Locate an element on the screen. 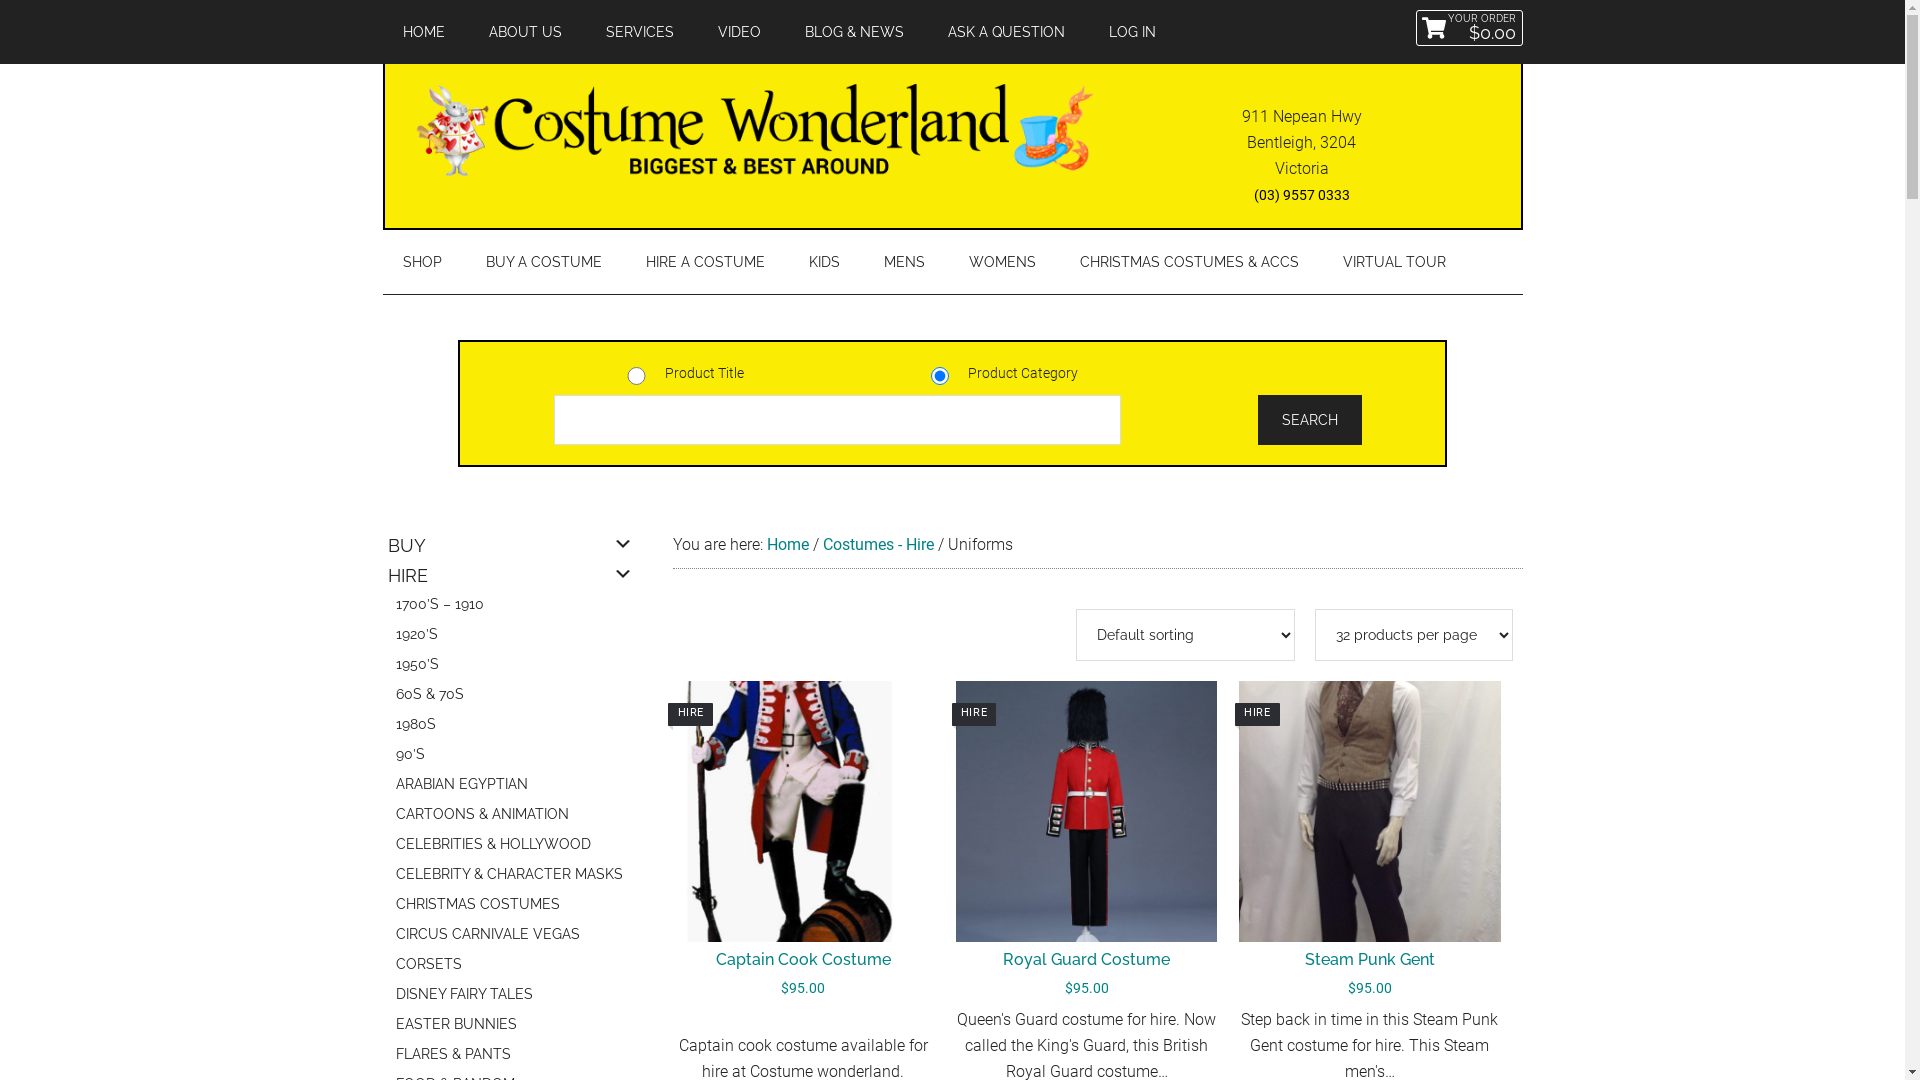  'HIRE A COSTUME' is located at coordinates (705, 261).